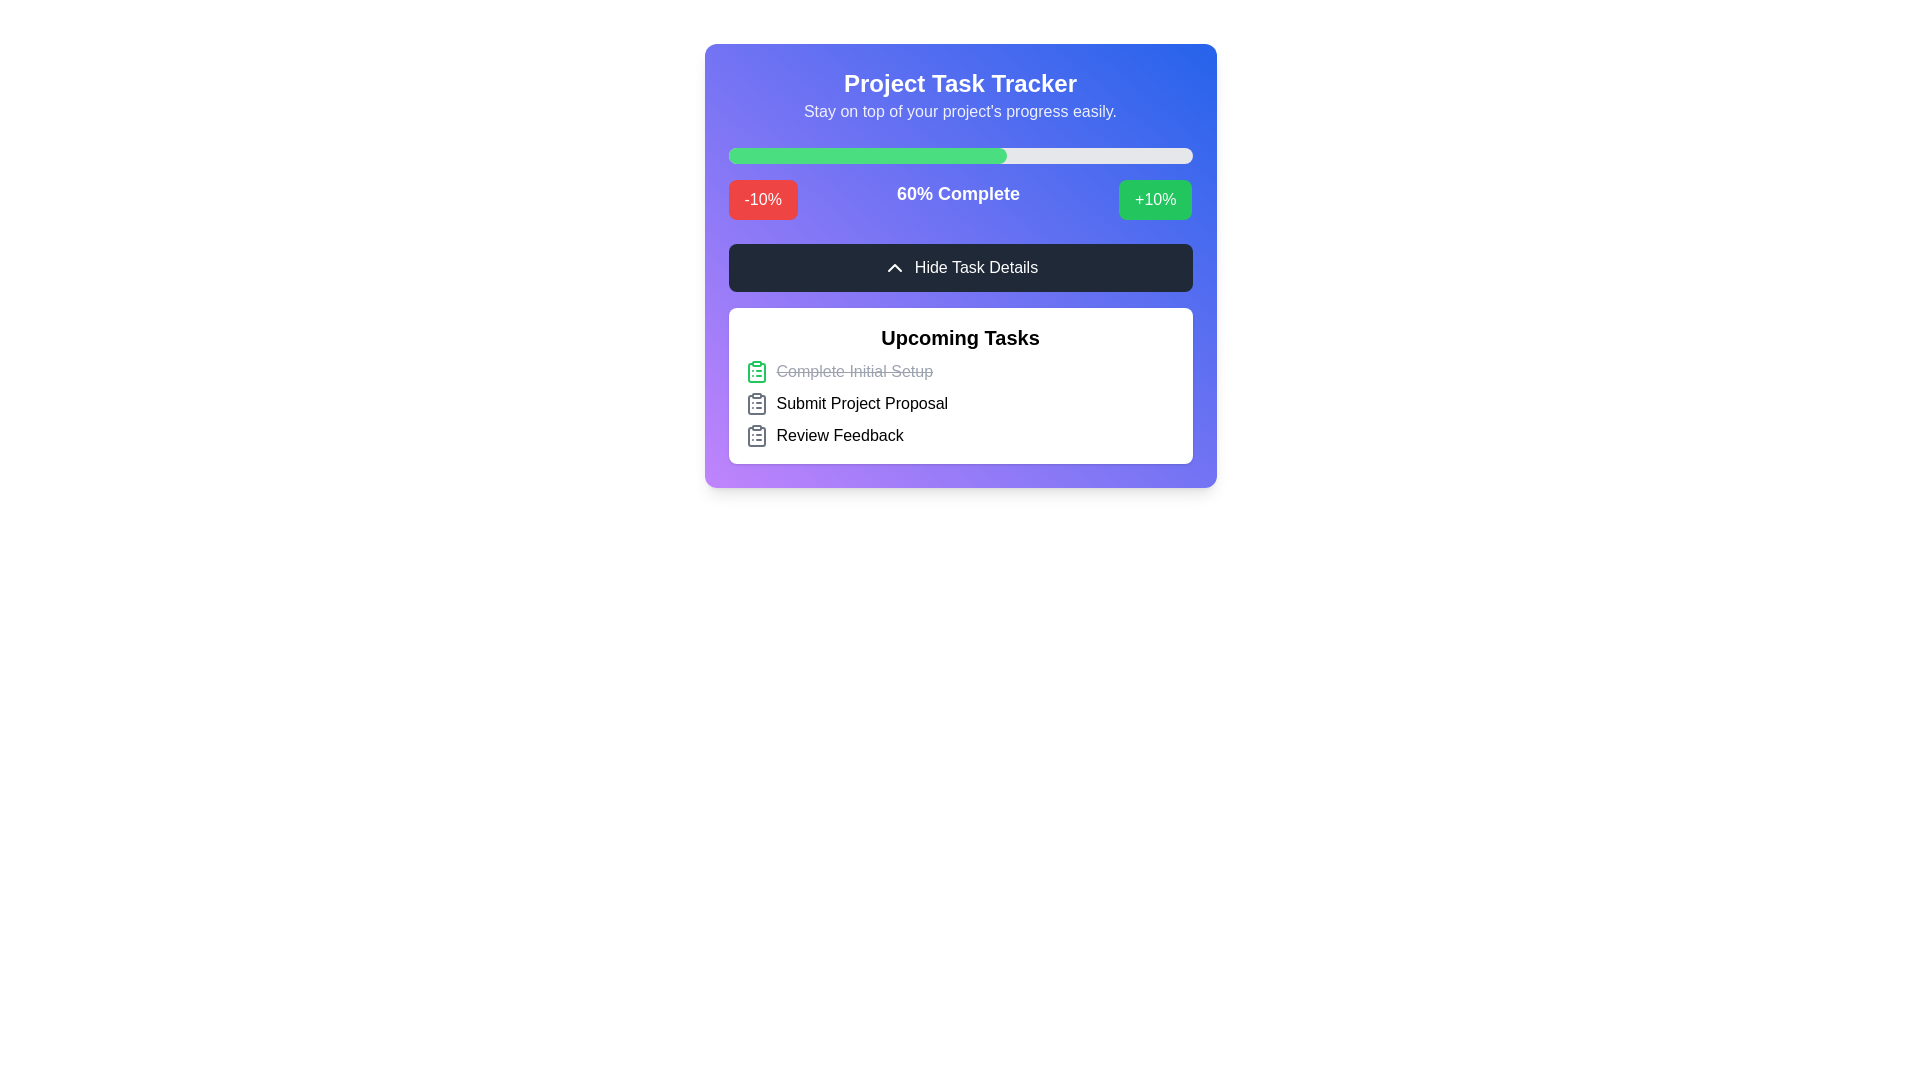  What do you see at coordinates (755, 434) in the screenshot?
I see `the icon that visually represents the task related to reviewing feedback, located in the 'Upcoming Tasks' section, immediately to the left of the 'Review Feedback' text` at bounding box center [755, 434].